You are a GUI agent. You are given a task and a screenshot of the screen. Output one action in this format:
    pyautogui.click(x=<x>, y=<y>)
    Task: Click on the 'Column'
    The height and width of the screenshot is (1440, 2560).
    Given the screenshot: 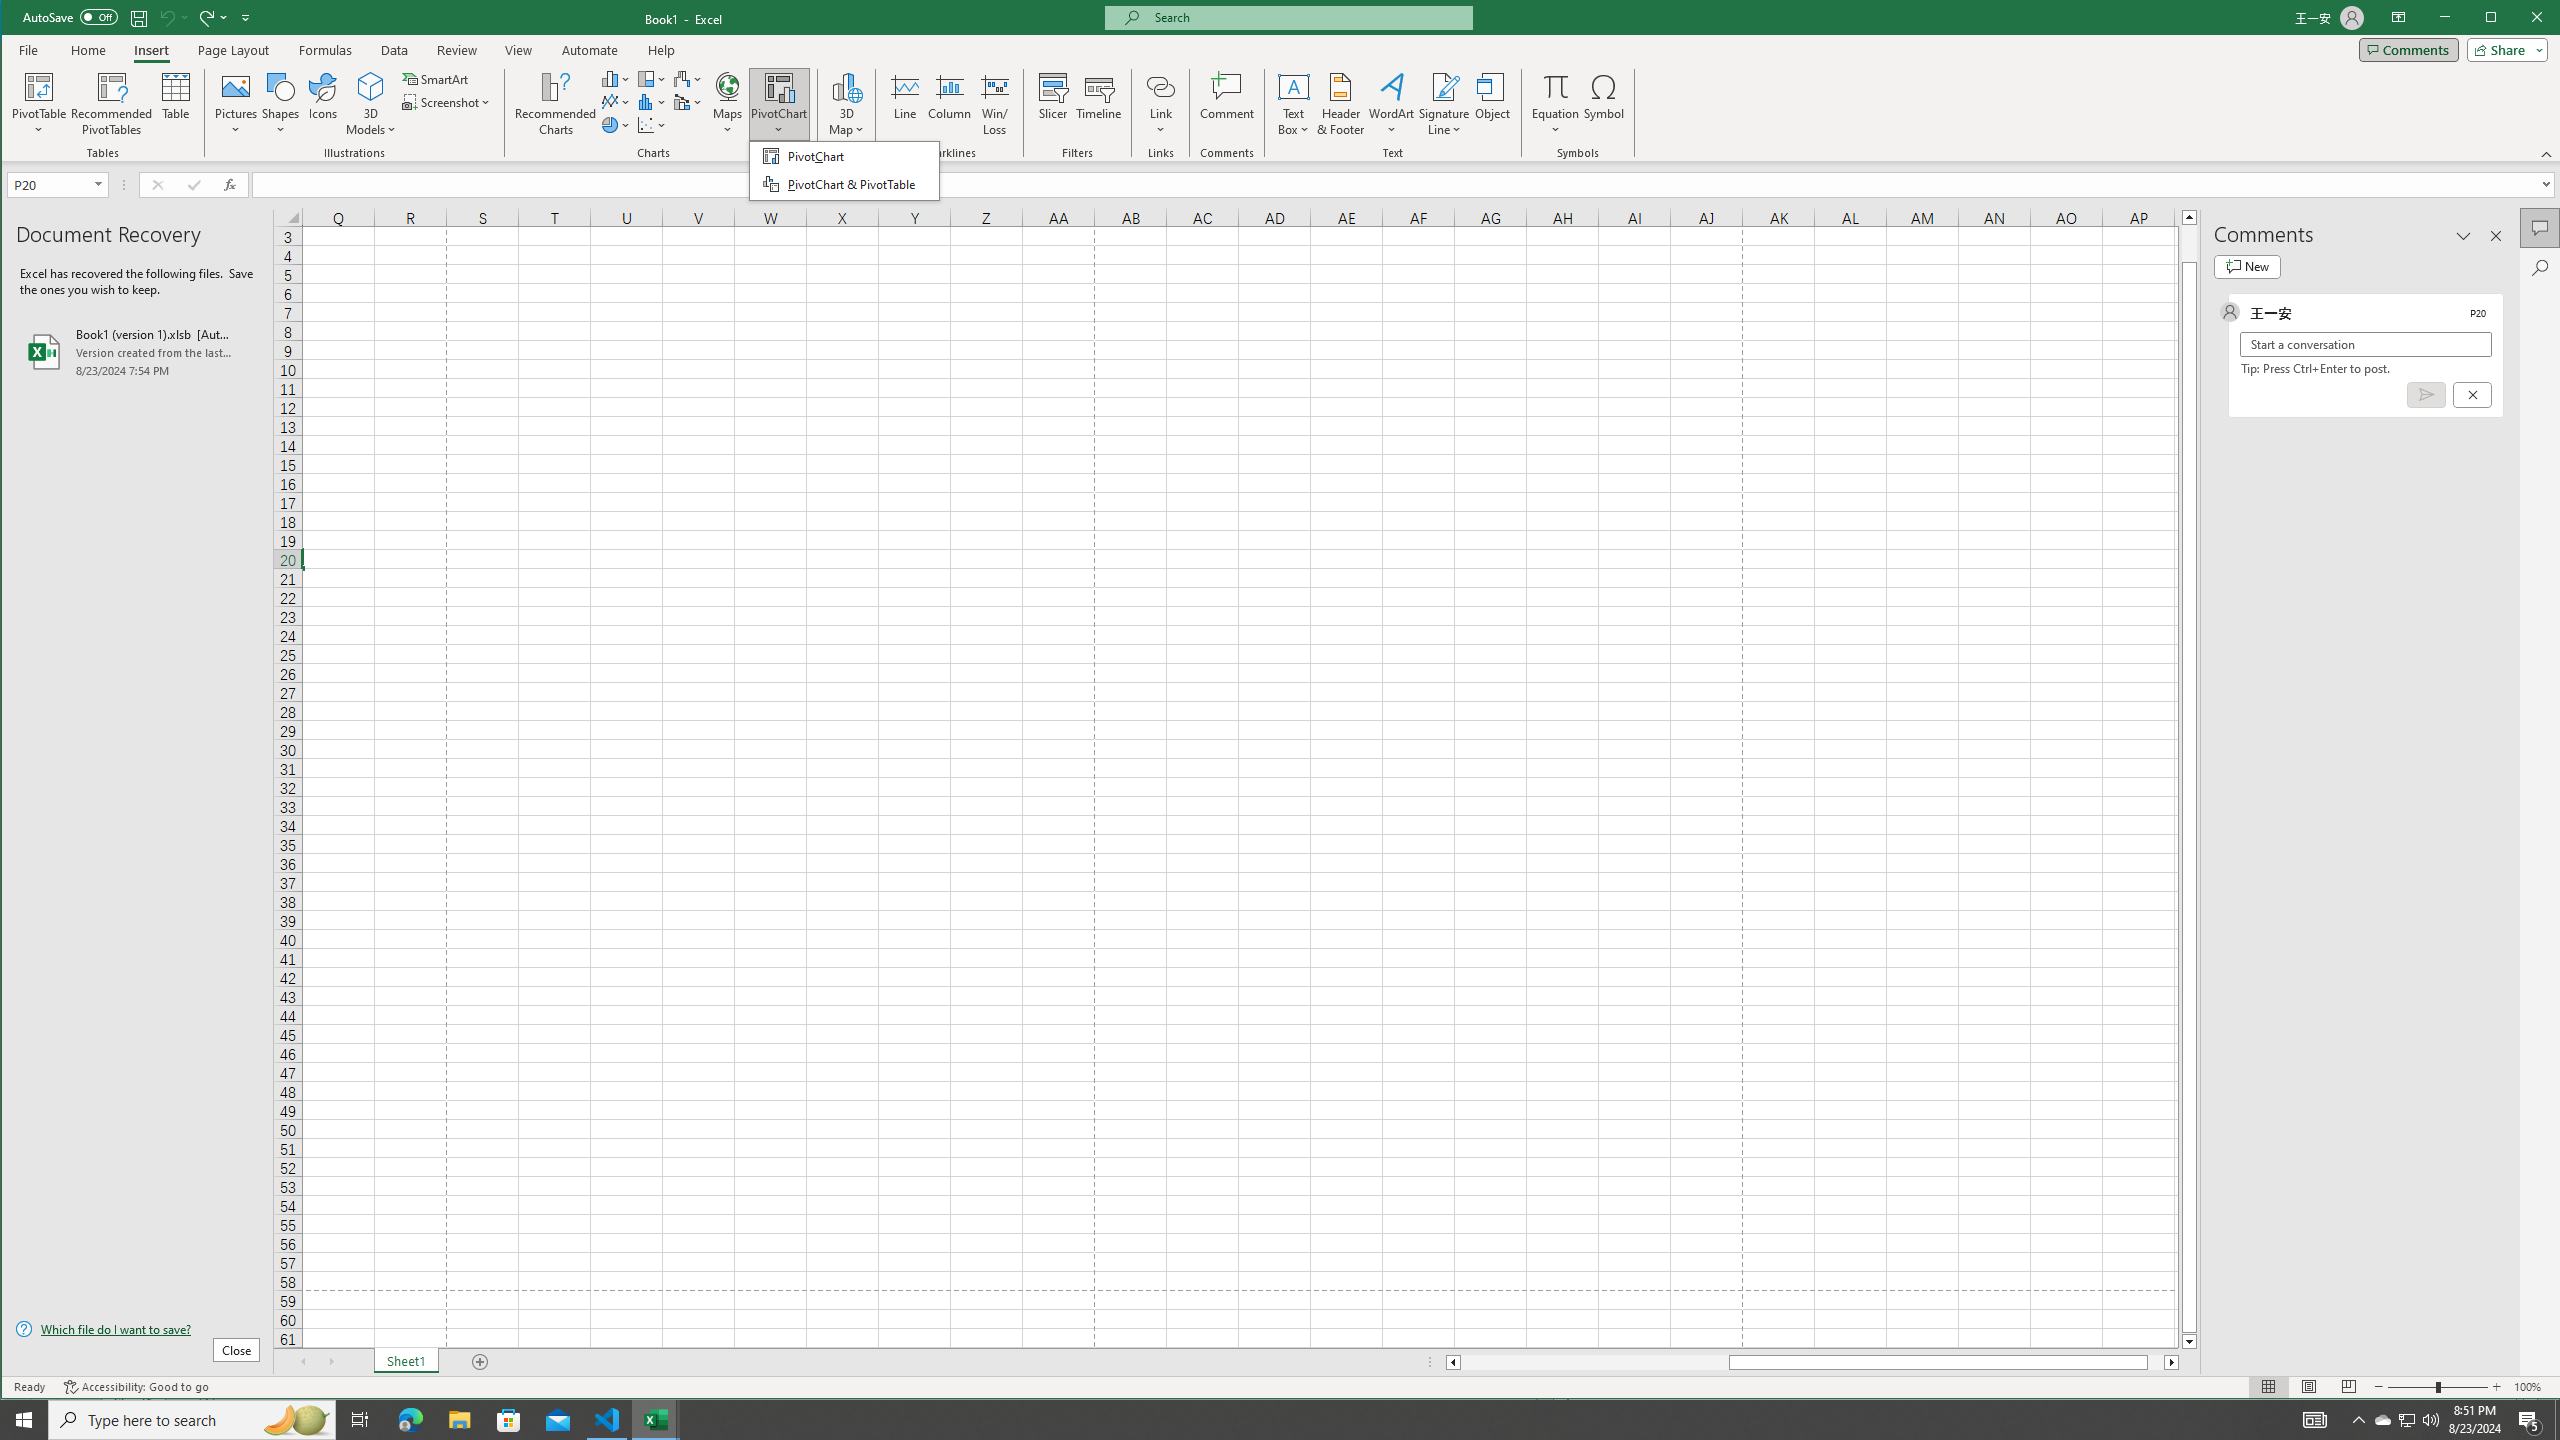 What is the action you would take?
    pyautogui.click(x=949, y=103)
    